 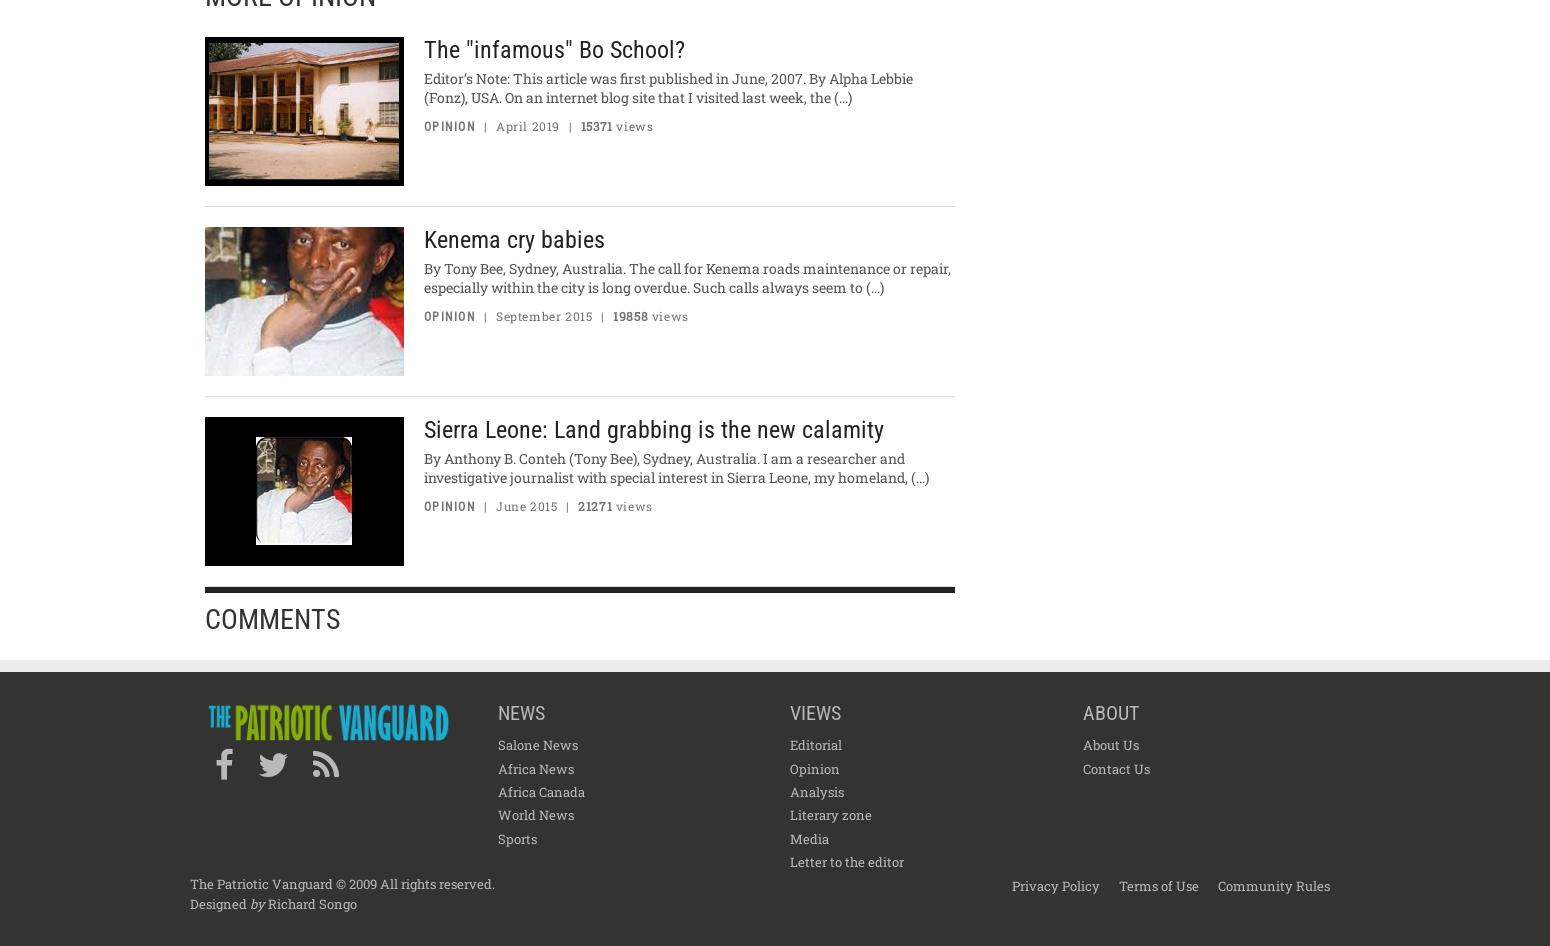 What do you see at coordinates (1272, 883) in the screenshot?
I see `'Community Rules'` at bounding box center [1272, 883].